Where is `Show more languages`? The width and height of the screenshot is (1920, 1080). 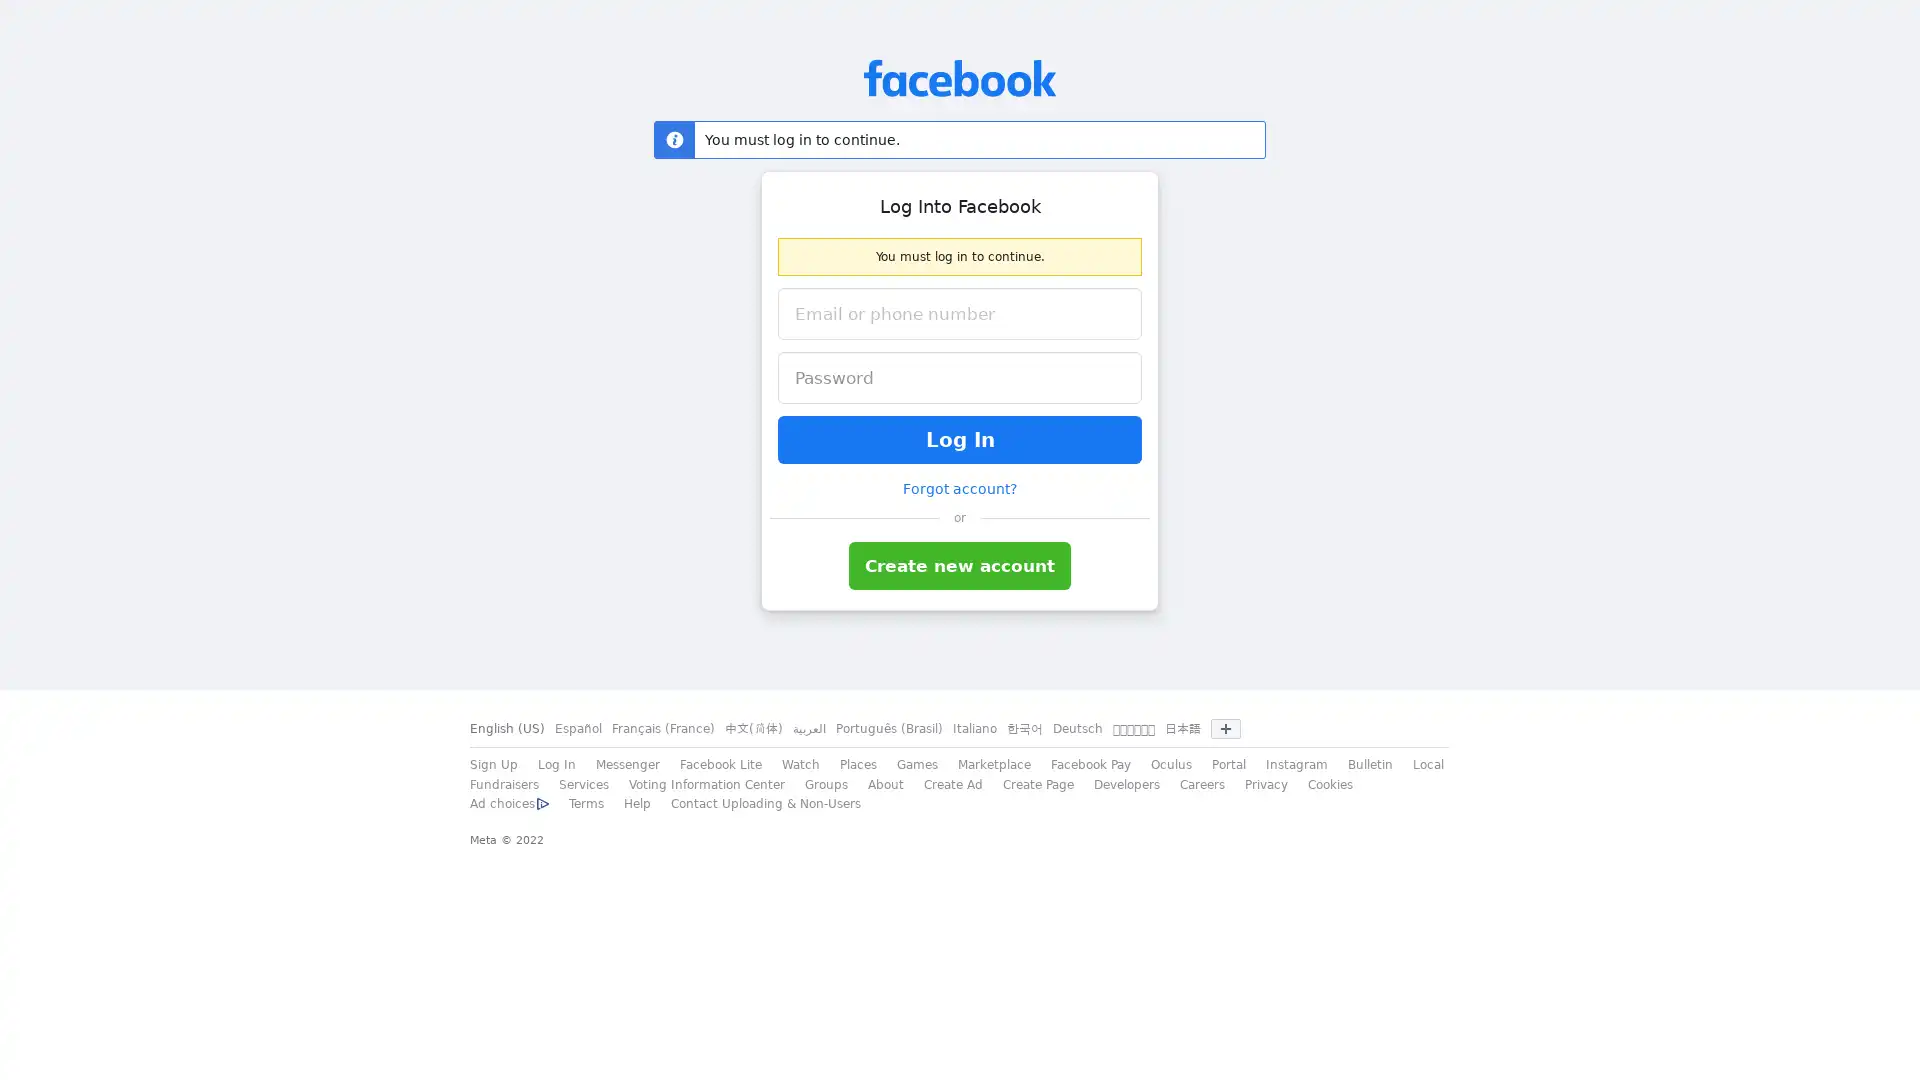 Show more languages is located at coordinates (1224, 729).